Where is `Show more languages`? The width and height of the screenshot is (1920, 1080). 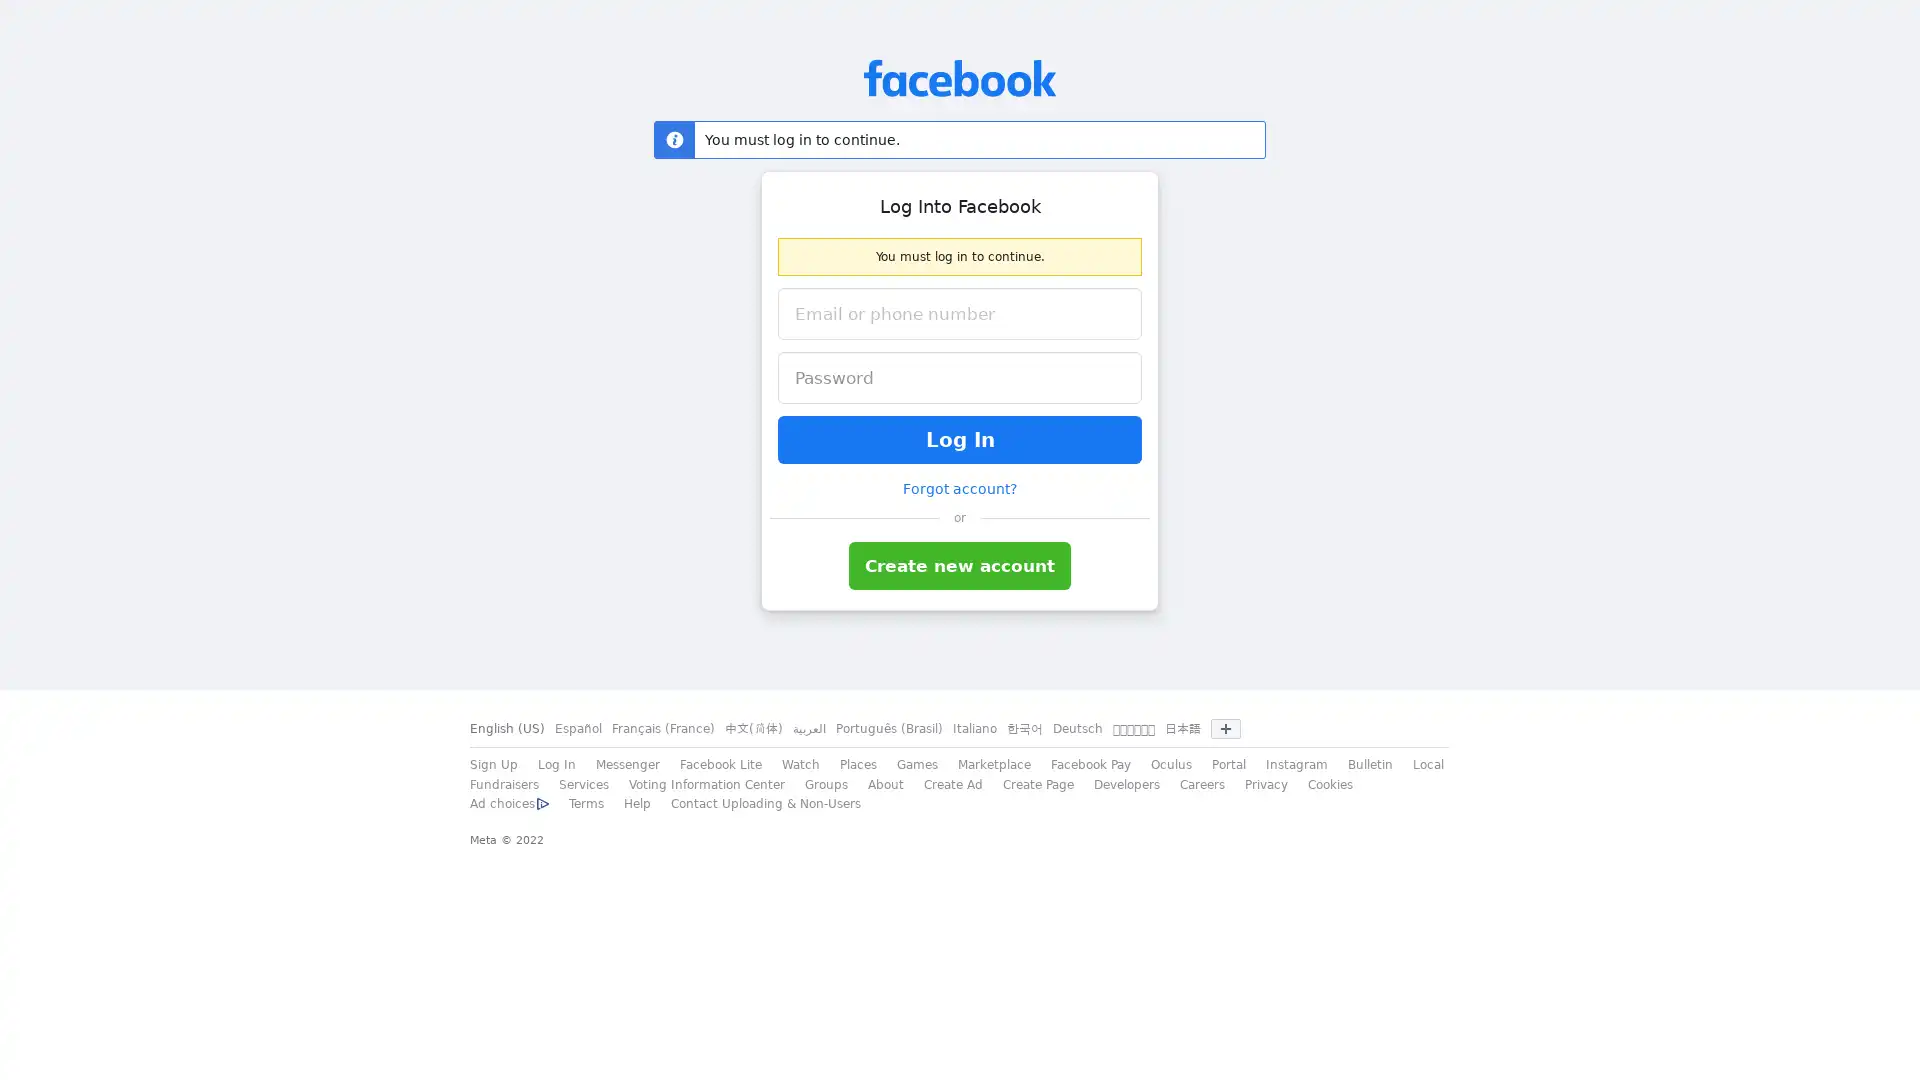 Show more languages is located at coordinates (1224, 729).